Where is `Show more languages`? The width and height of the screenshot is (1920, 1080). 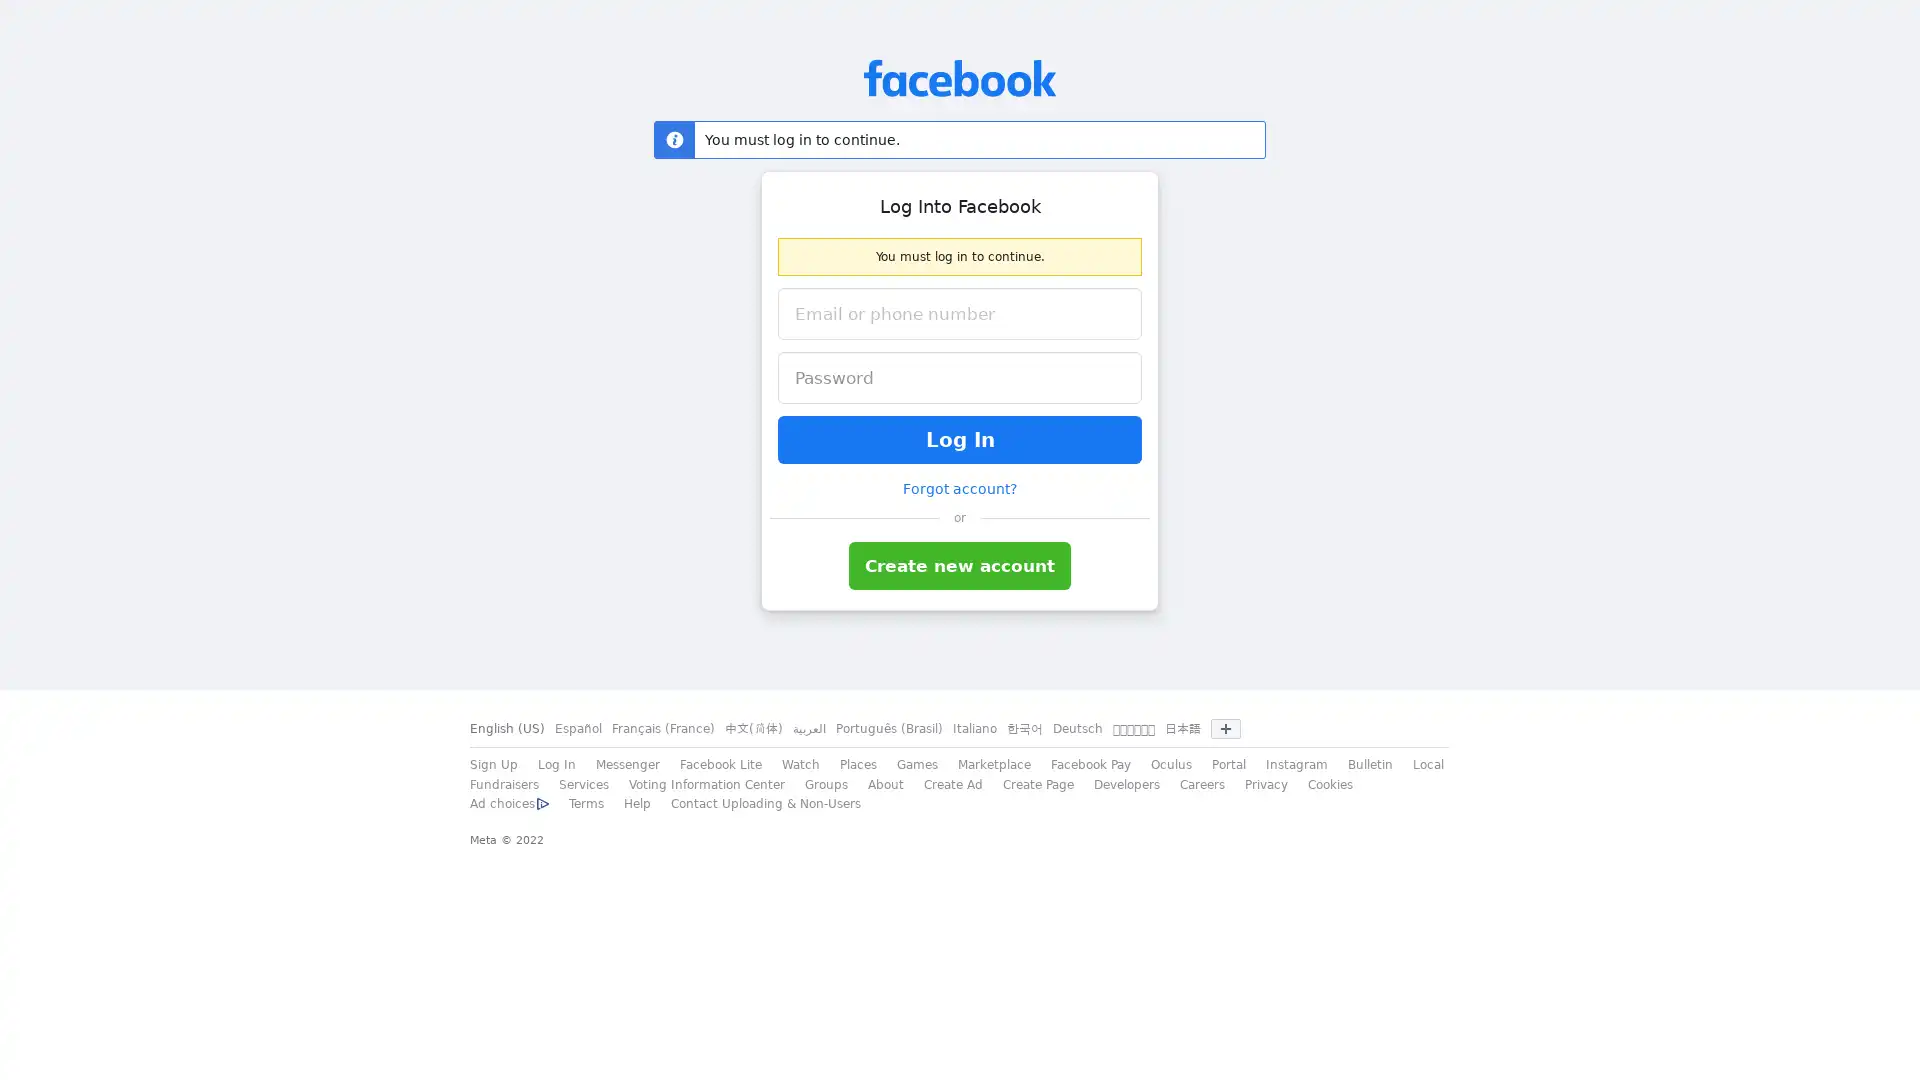 Show more languages is located at coordinates (1224, 729).